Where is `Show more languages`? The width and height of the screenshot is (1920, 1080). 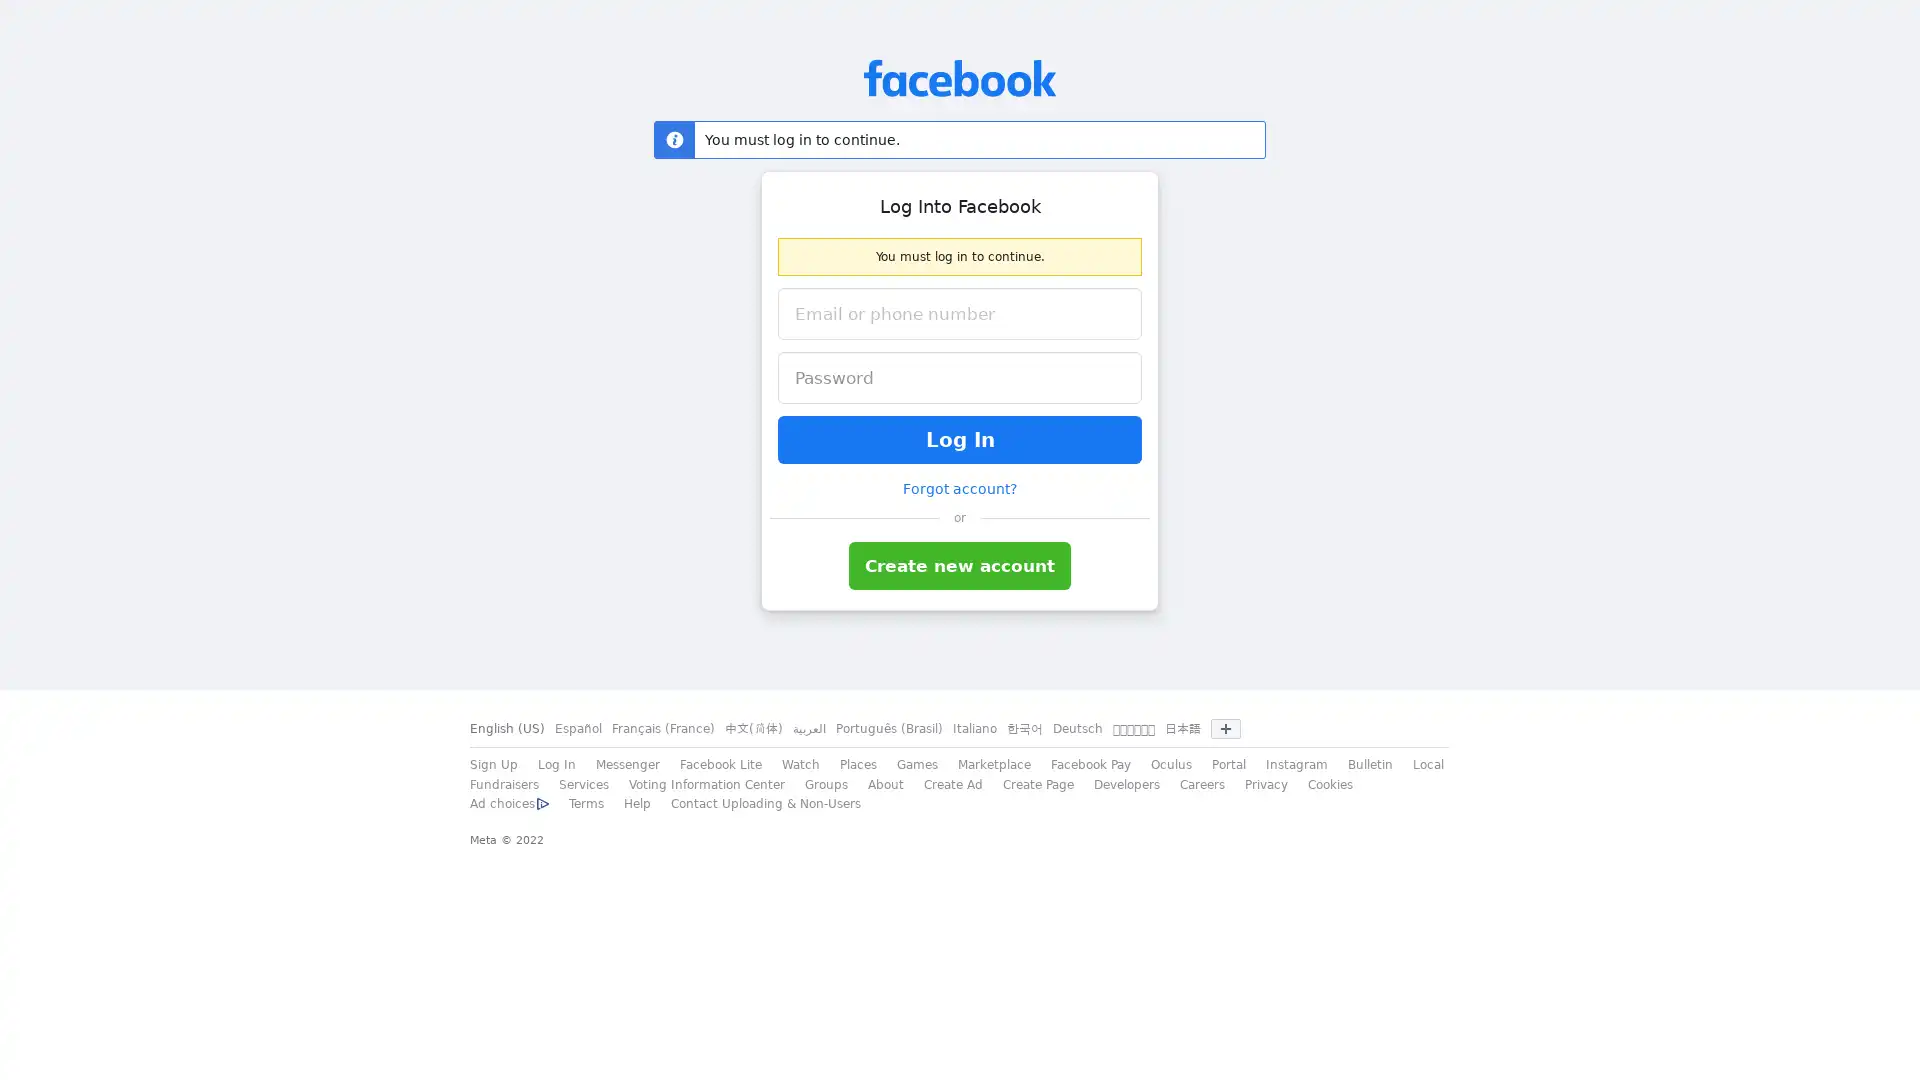 Show more languages is located at coordinates (1224, 729).